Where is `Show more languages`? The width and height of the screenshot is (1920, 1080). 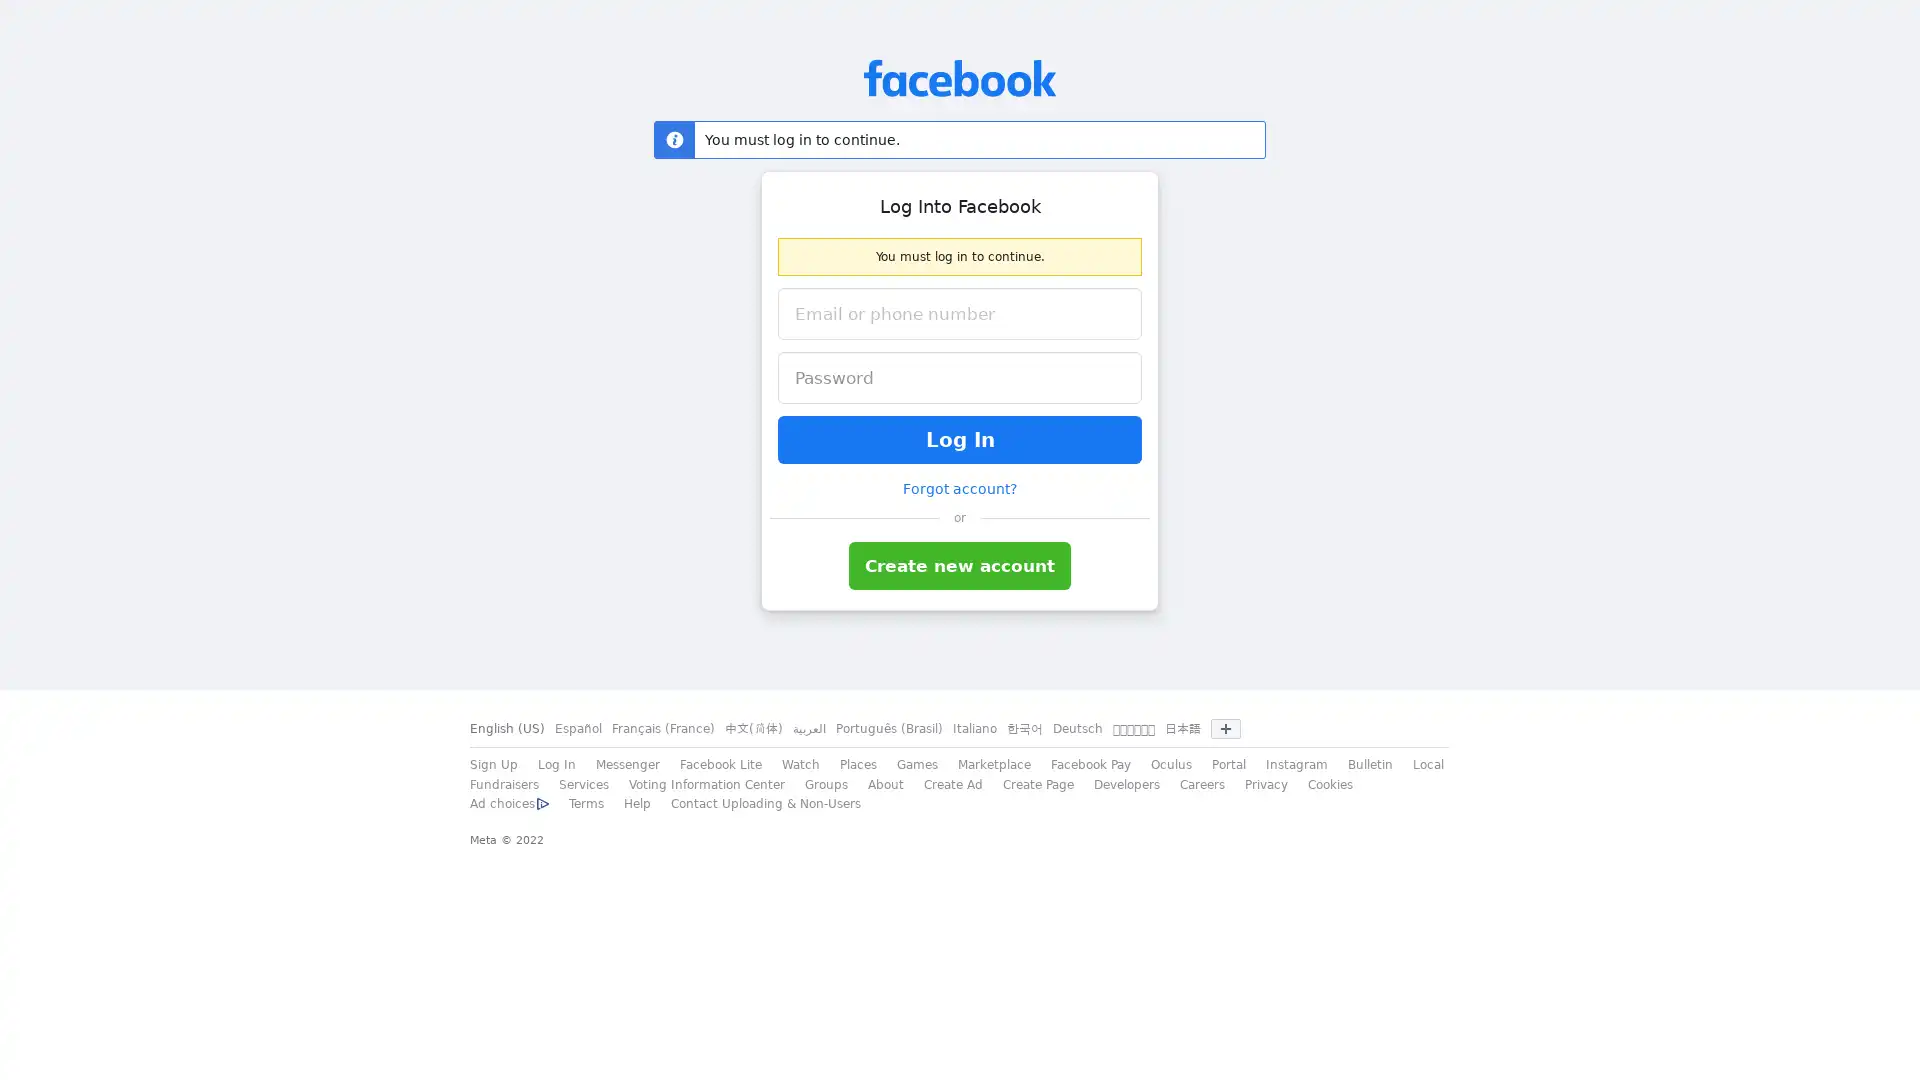 Show more languages is located at coordinates (1224, 729).